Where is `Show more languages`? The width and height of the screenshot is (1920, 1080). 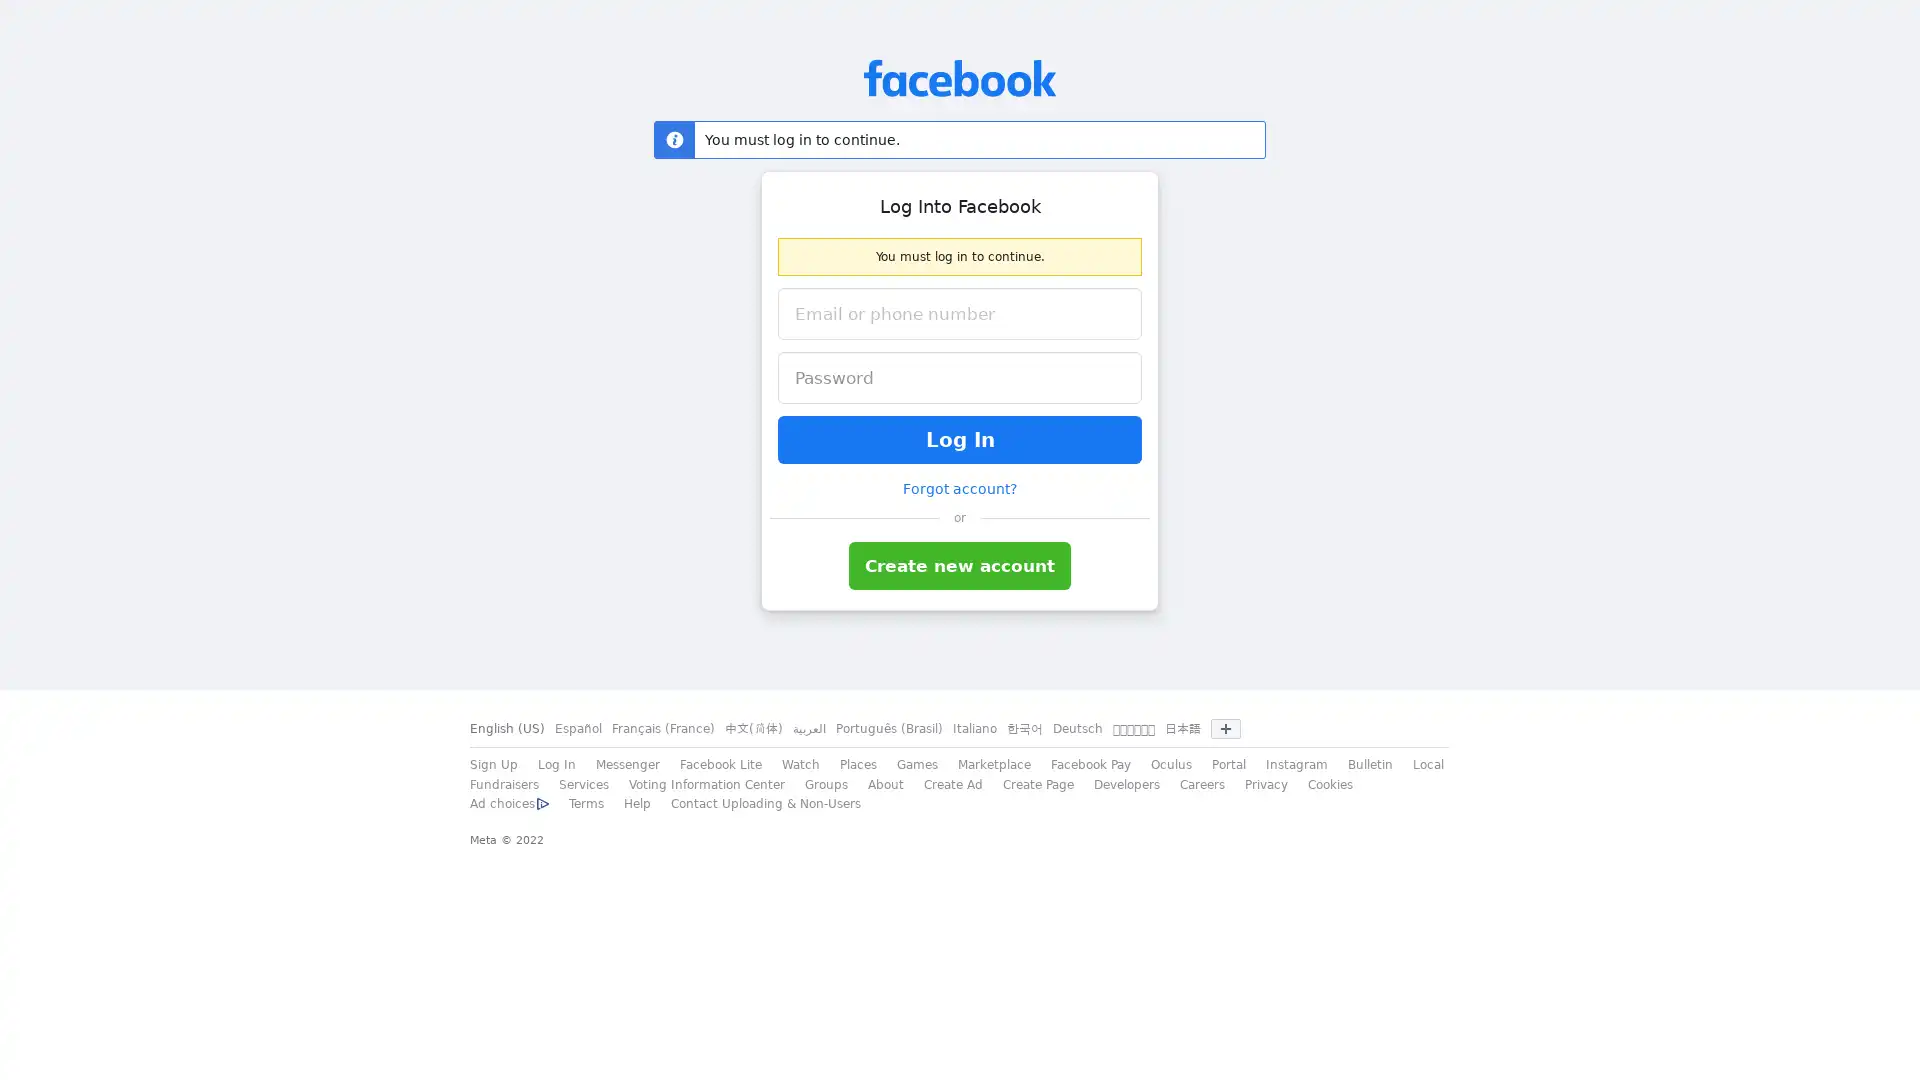 Show more languages is located at coordinates (1224, 729).